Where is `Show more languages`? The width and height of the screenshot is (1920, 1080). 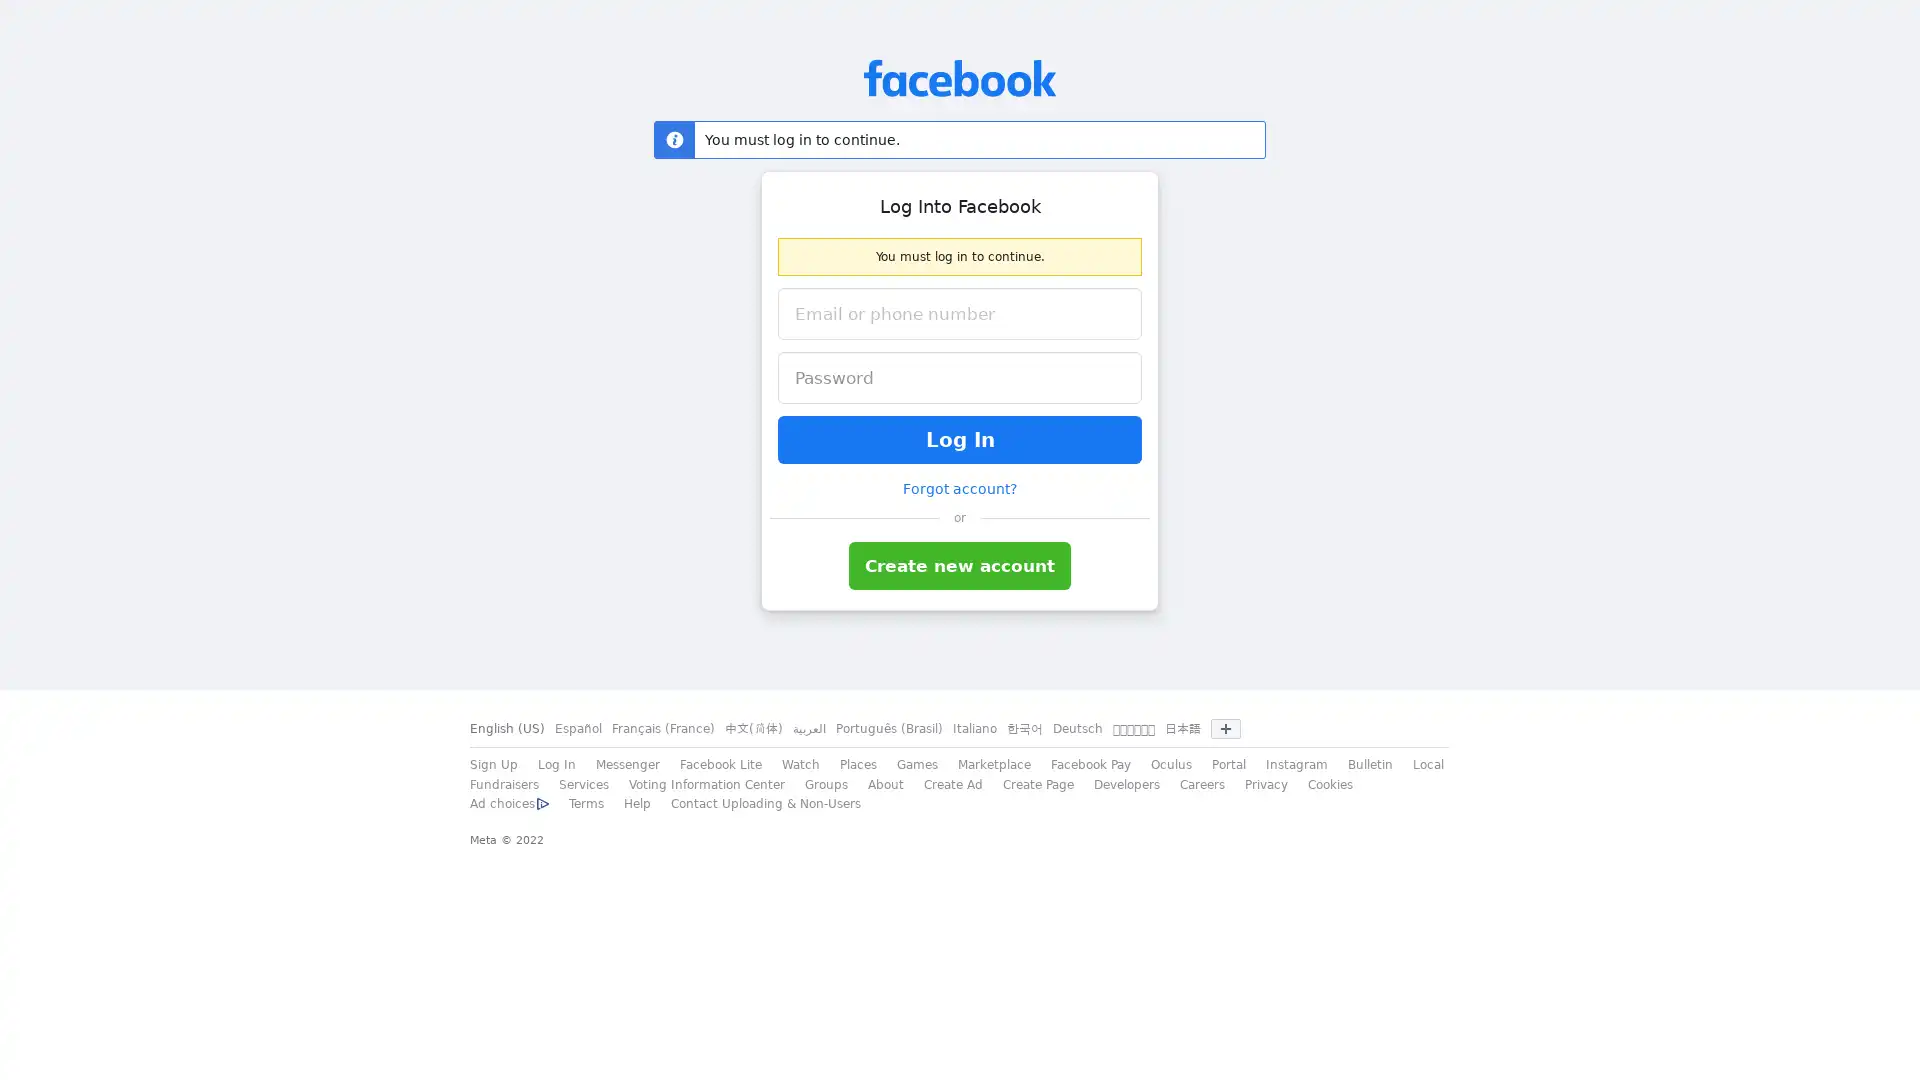 Show more languages is located at coordinates (1224, 729).